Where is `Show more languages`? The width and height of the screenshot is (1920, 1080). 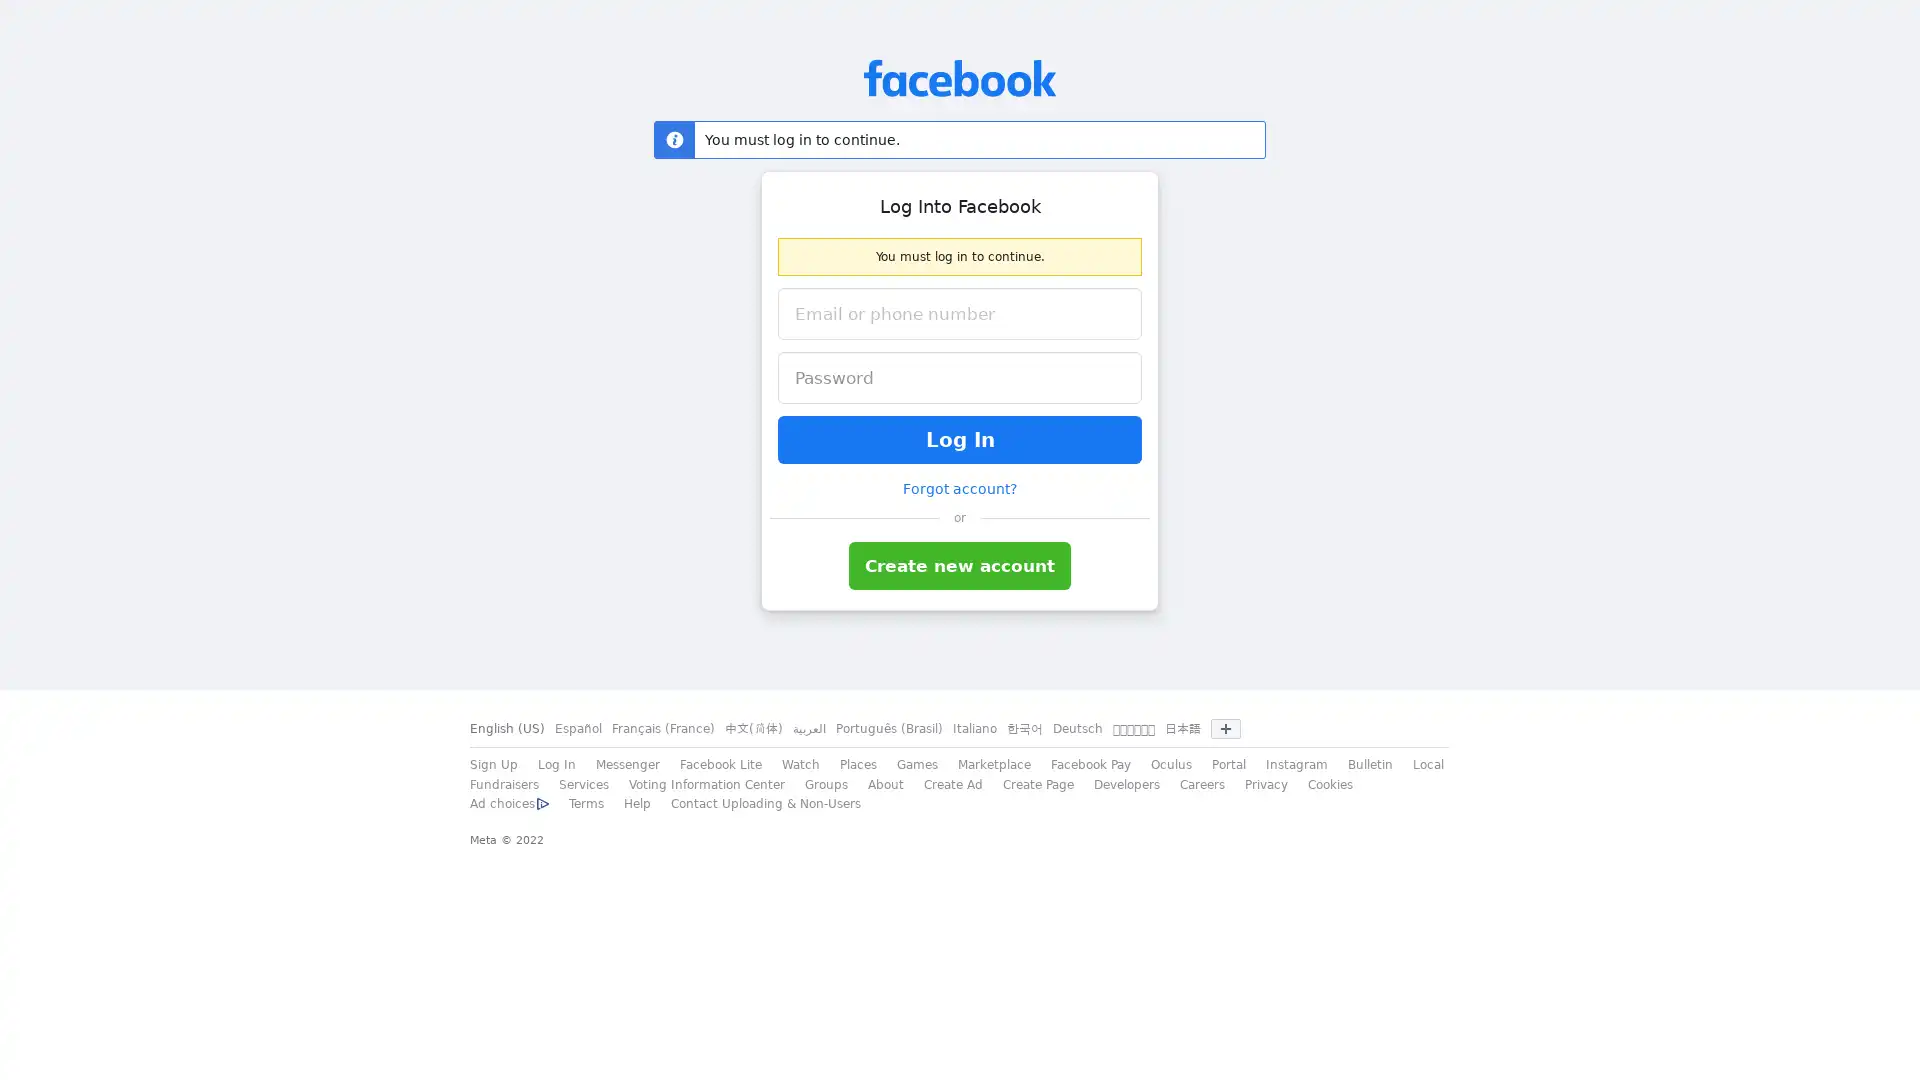 Show more languages is located at coordinates (1224, 729).